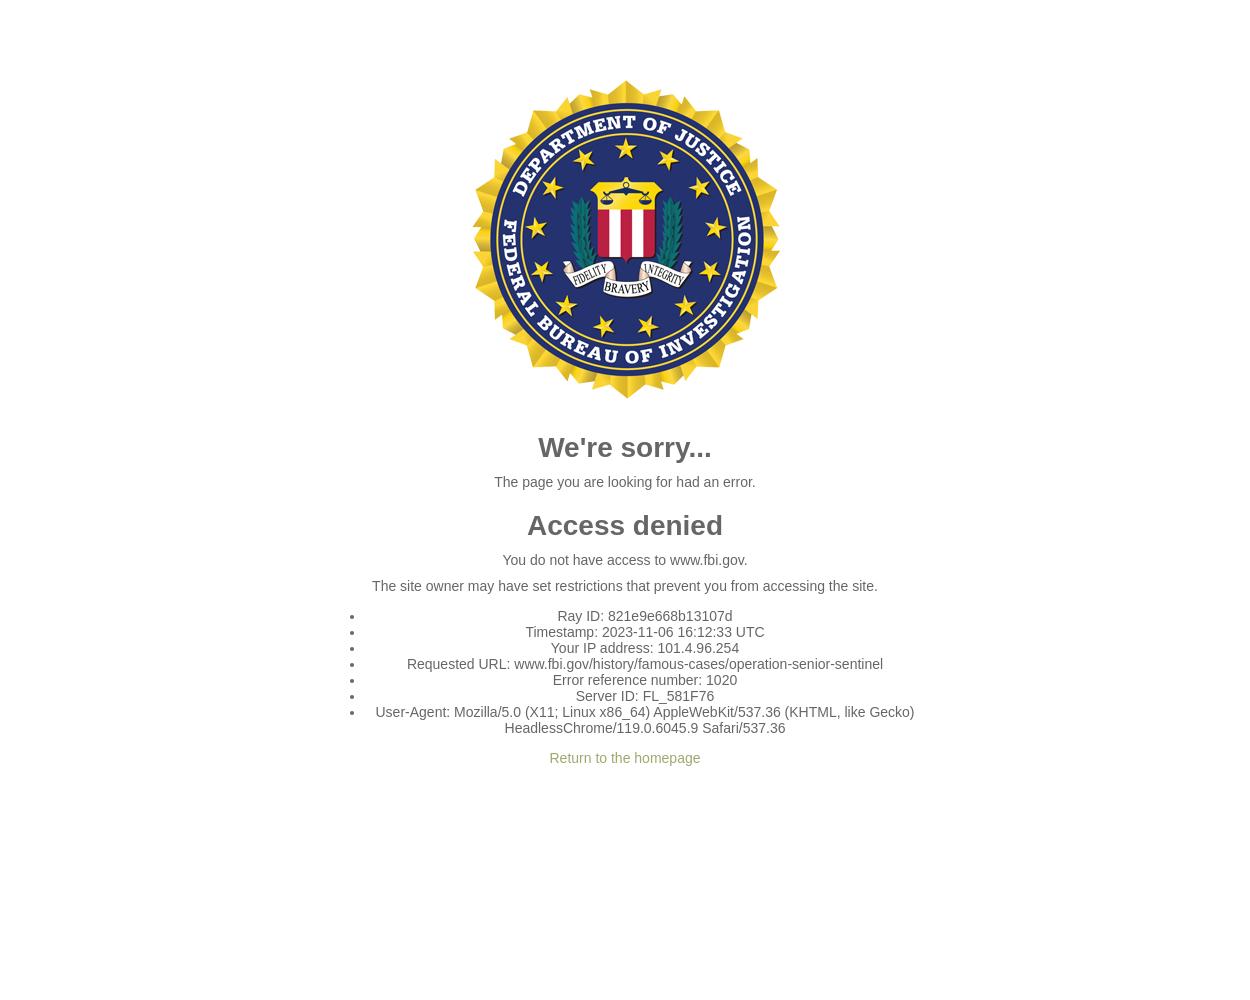 The height and width of the screenshot is (1000, 1250). I want to click on 'User-Agent: Mozilla/5.0 (X11; Linux x86_64) AppleWebKit/537.36 (KHTML, like Gecko) HeadlessChrome/119.0.6045.9 Safari/537.36', so click(644, 719).